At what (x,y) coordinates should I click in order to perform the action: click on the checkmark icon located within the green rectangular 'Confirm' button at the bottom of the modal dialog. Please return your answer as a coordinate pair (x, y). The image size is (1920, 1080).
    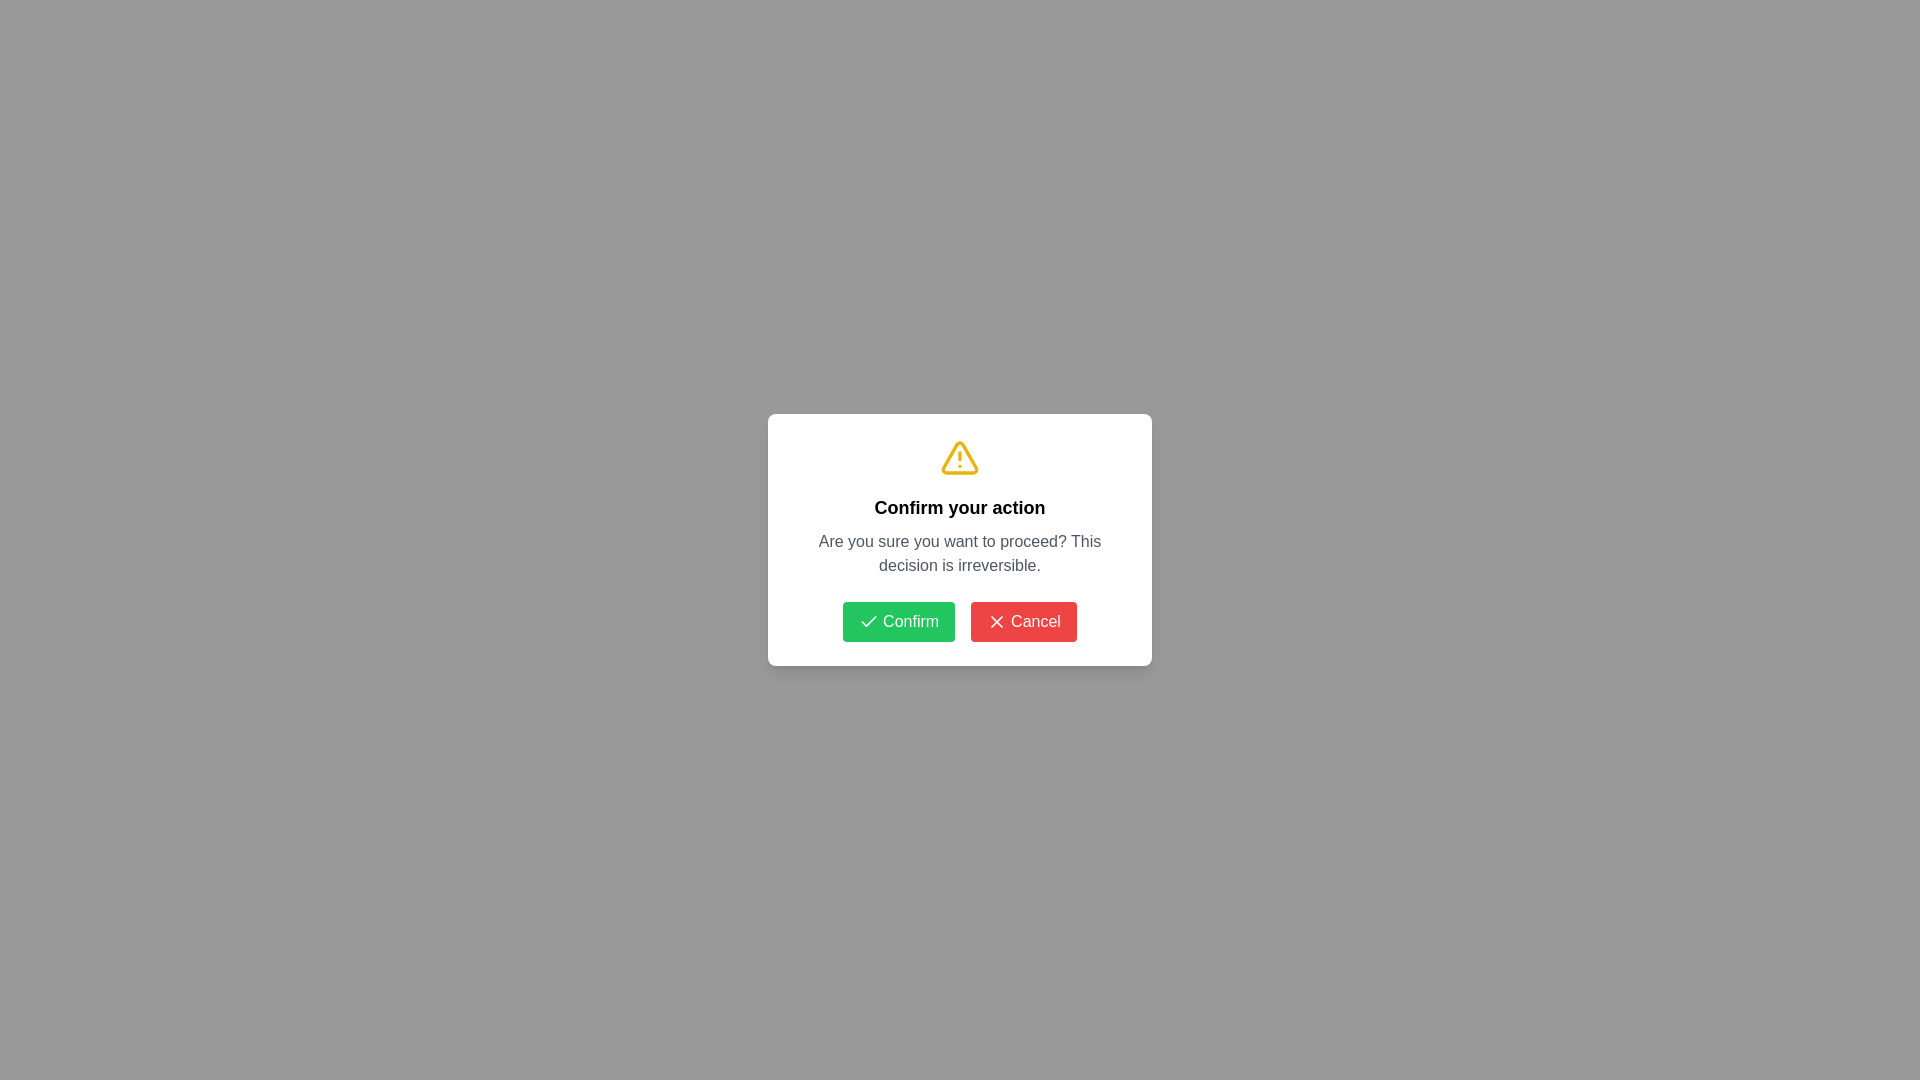
    Looking at the image, I should click on (868, 620).